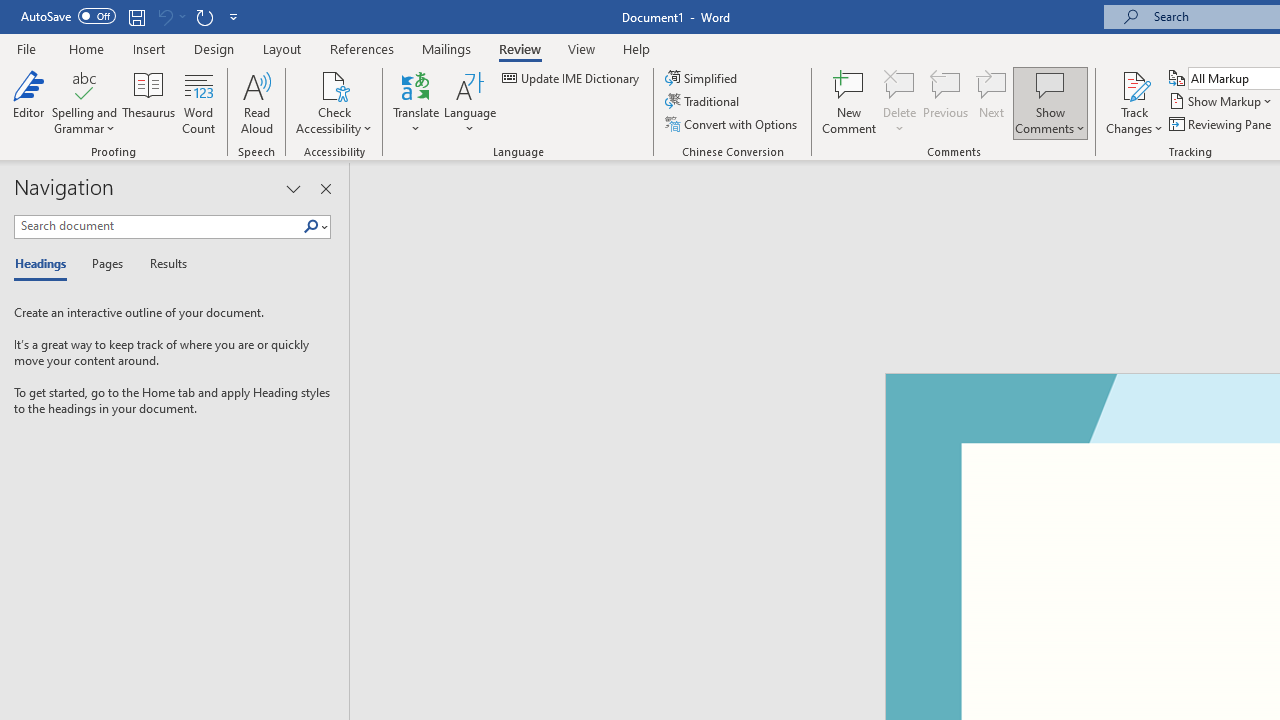 This screenshot has width=1280, height=720. Describe the element at coordinates (415, 103) in the screenshot. I see `'Translate'` at that location.